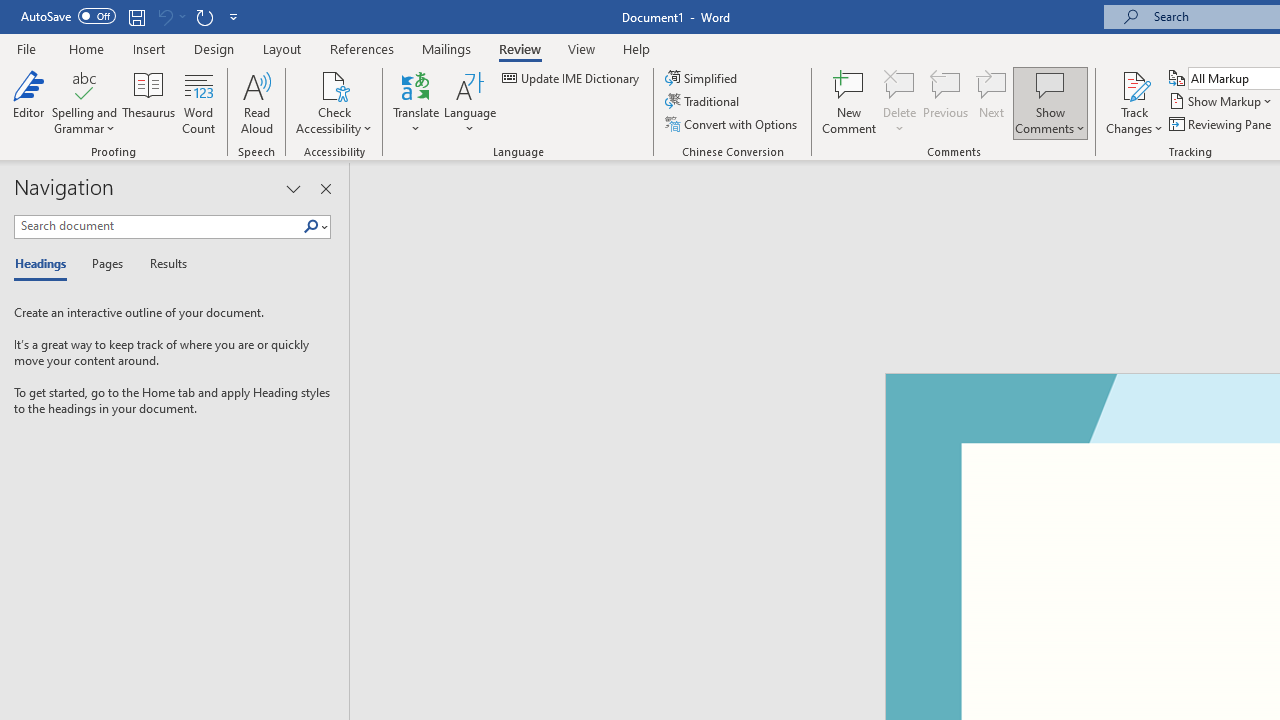 This screenshot has width=1280, height=720. Describe the element at coordinates (415, 103) in the screenshot. I see `'Translate'` at that location.